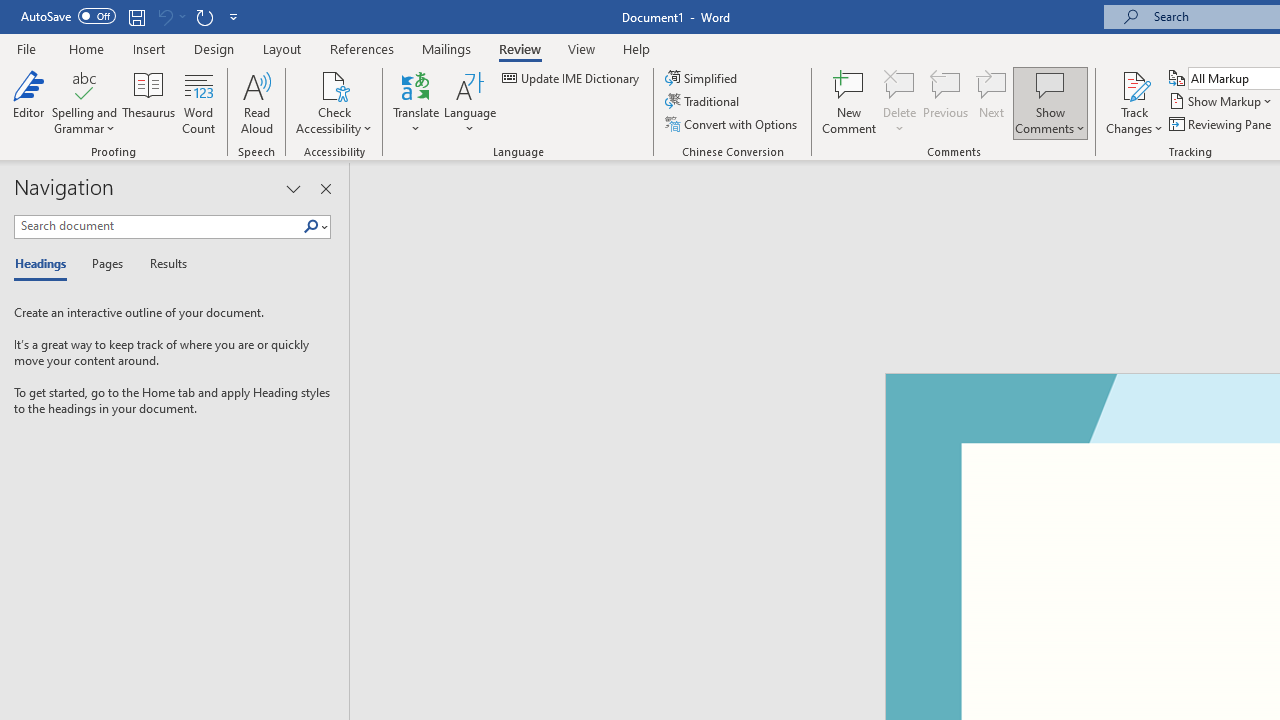 This screenshot has width=1280, height=720. Describe the element at coordinates (415, 103) in the screenshot. I see `'Translate'` at that location.